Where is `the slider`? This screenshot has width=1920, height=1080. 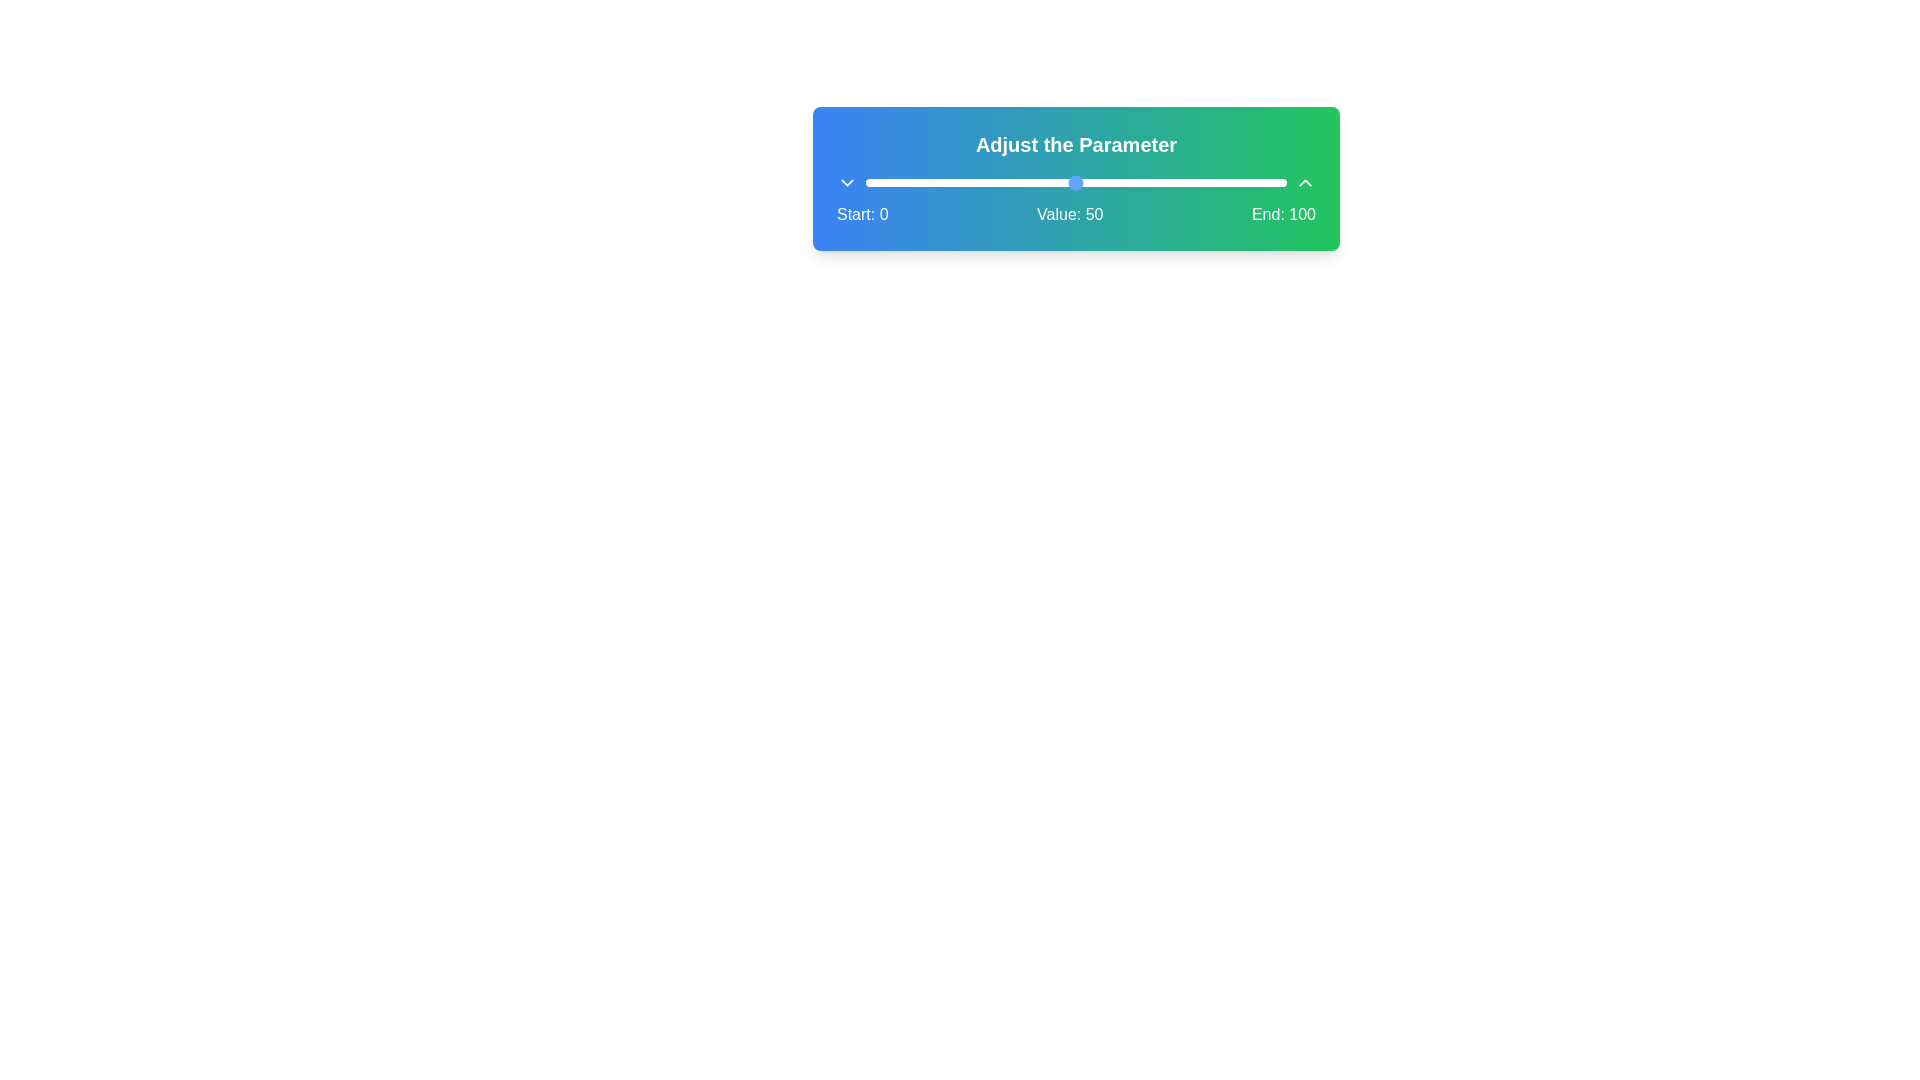
the slider is located at coordinates (1218, 182).